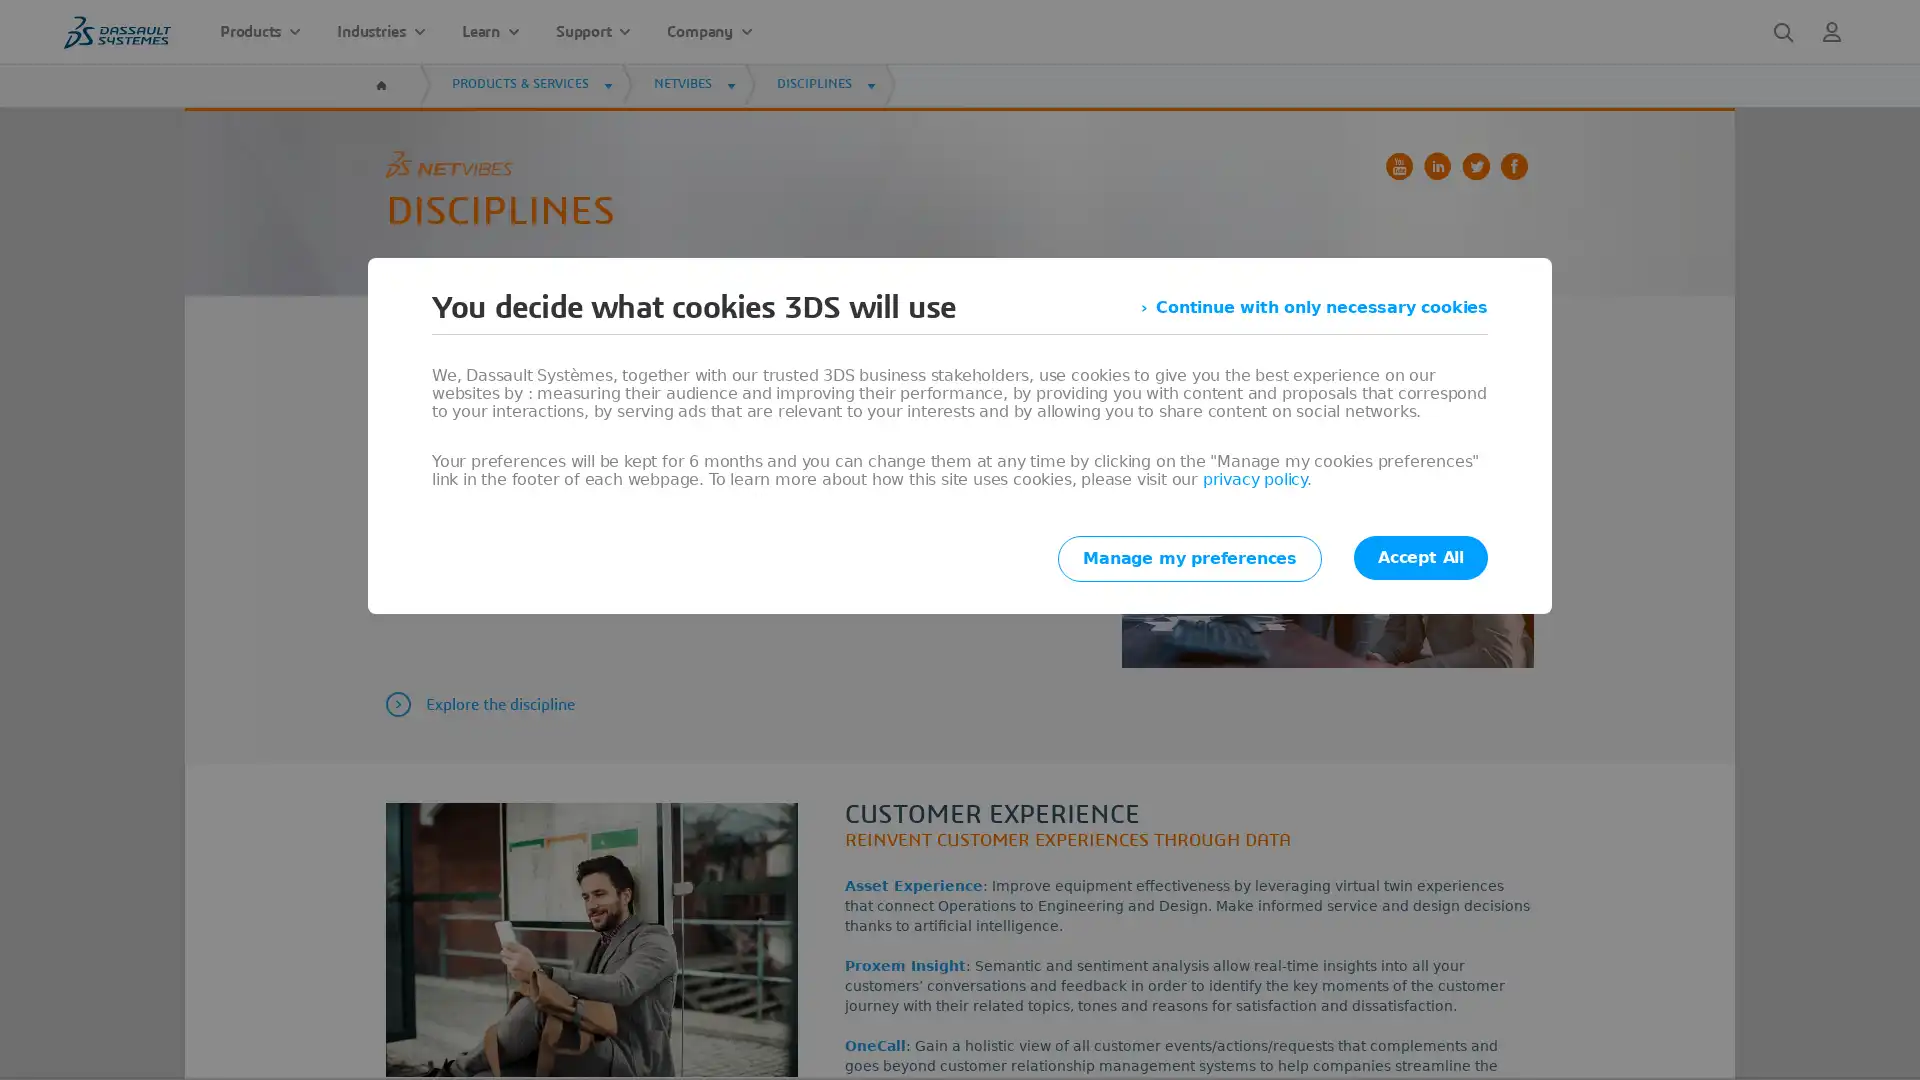  Describe the element at coordinates (1419, 558) in the screenshot. I see `Accept All` at that location.